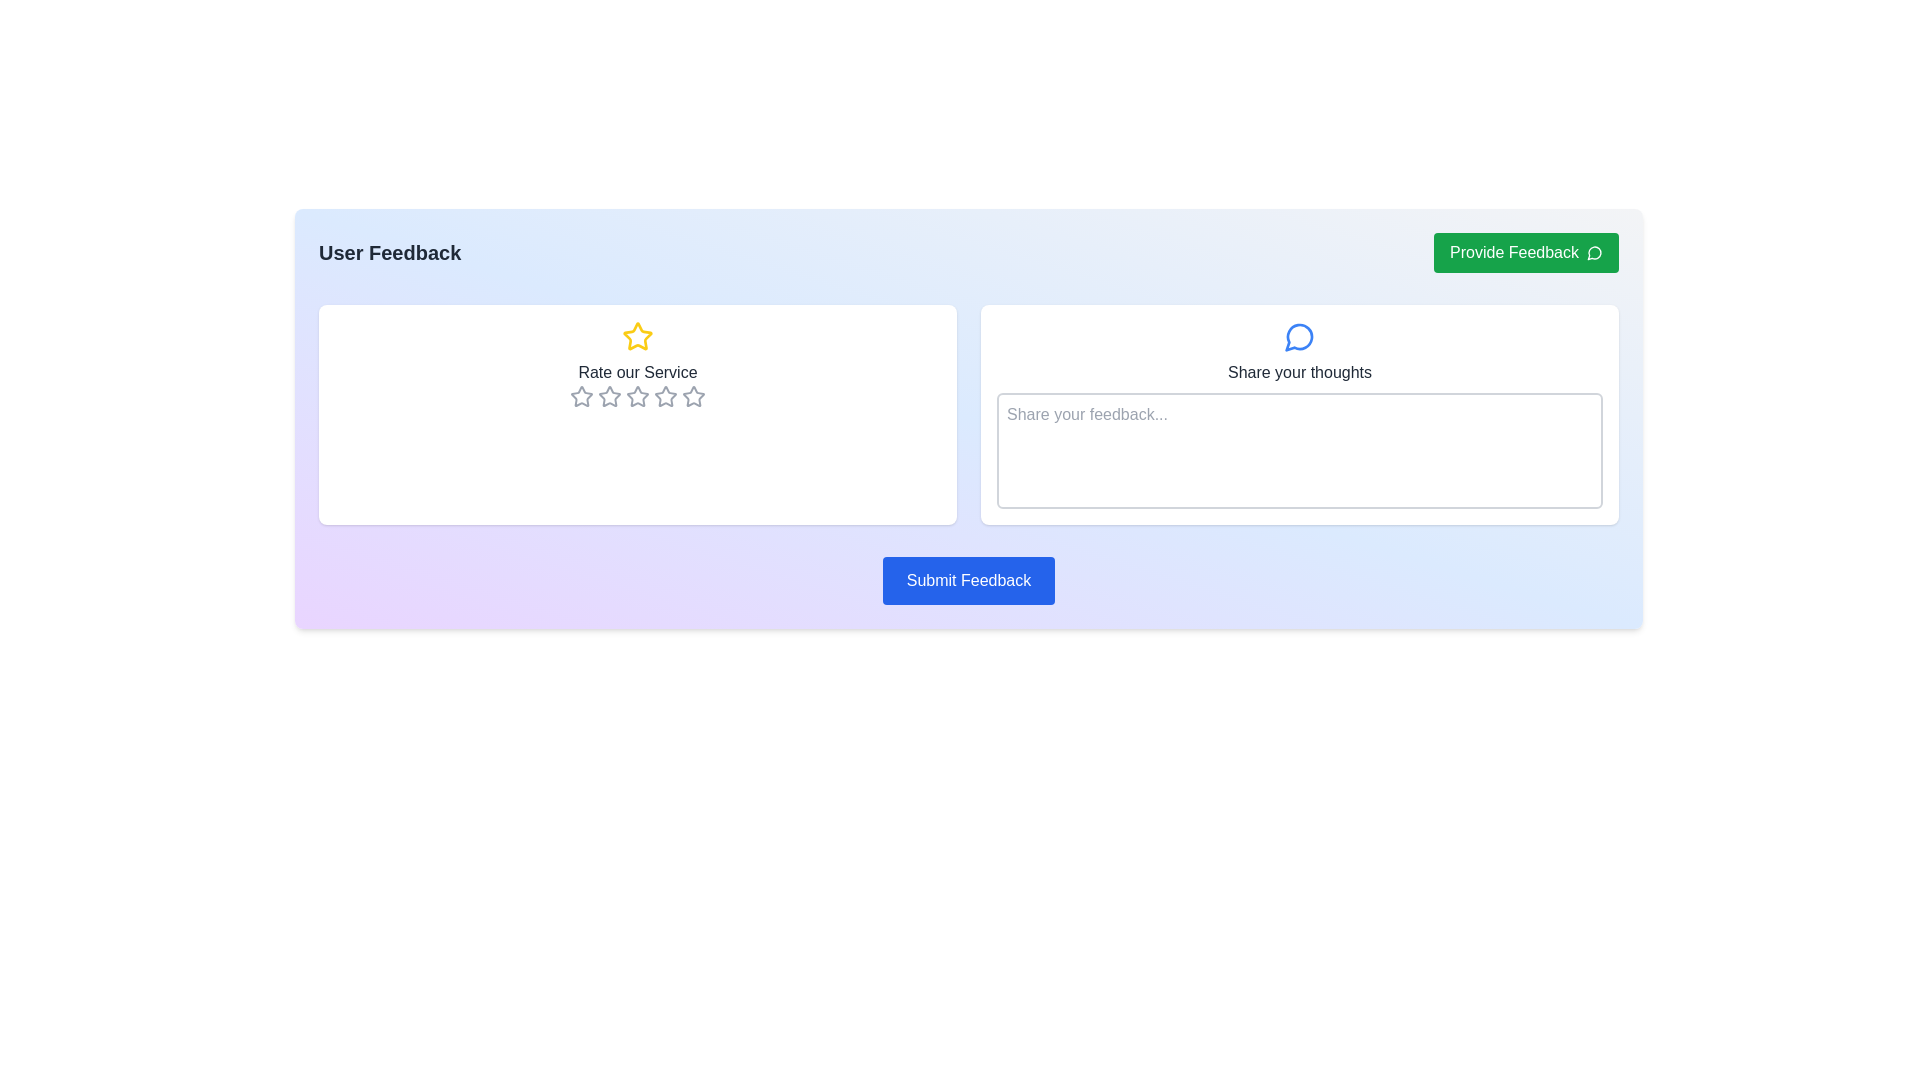  I want to click on the 'Submit Feedback' button, which is a centrally located button with white text on a blue background that changes to a darker blue when hovered, so click(969, 581).